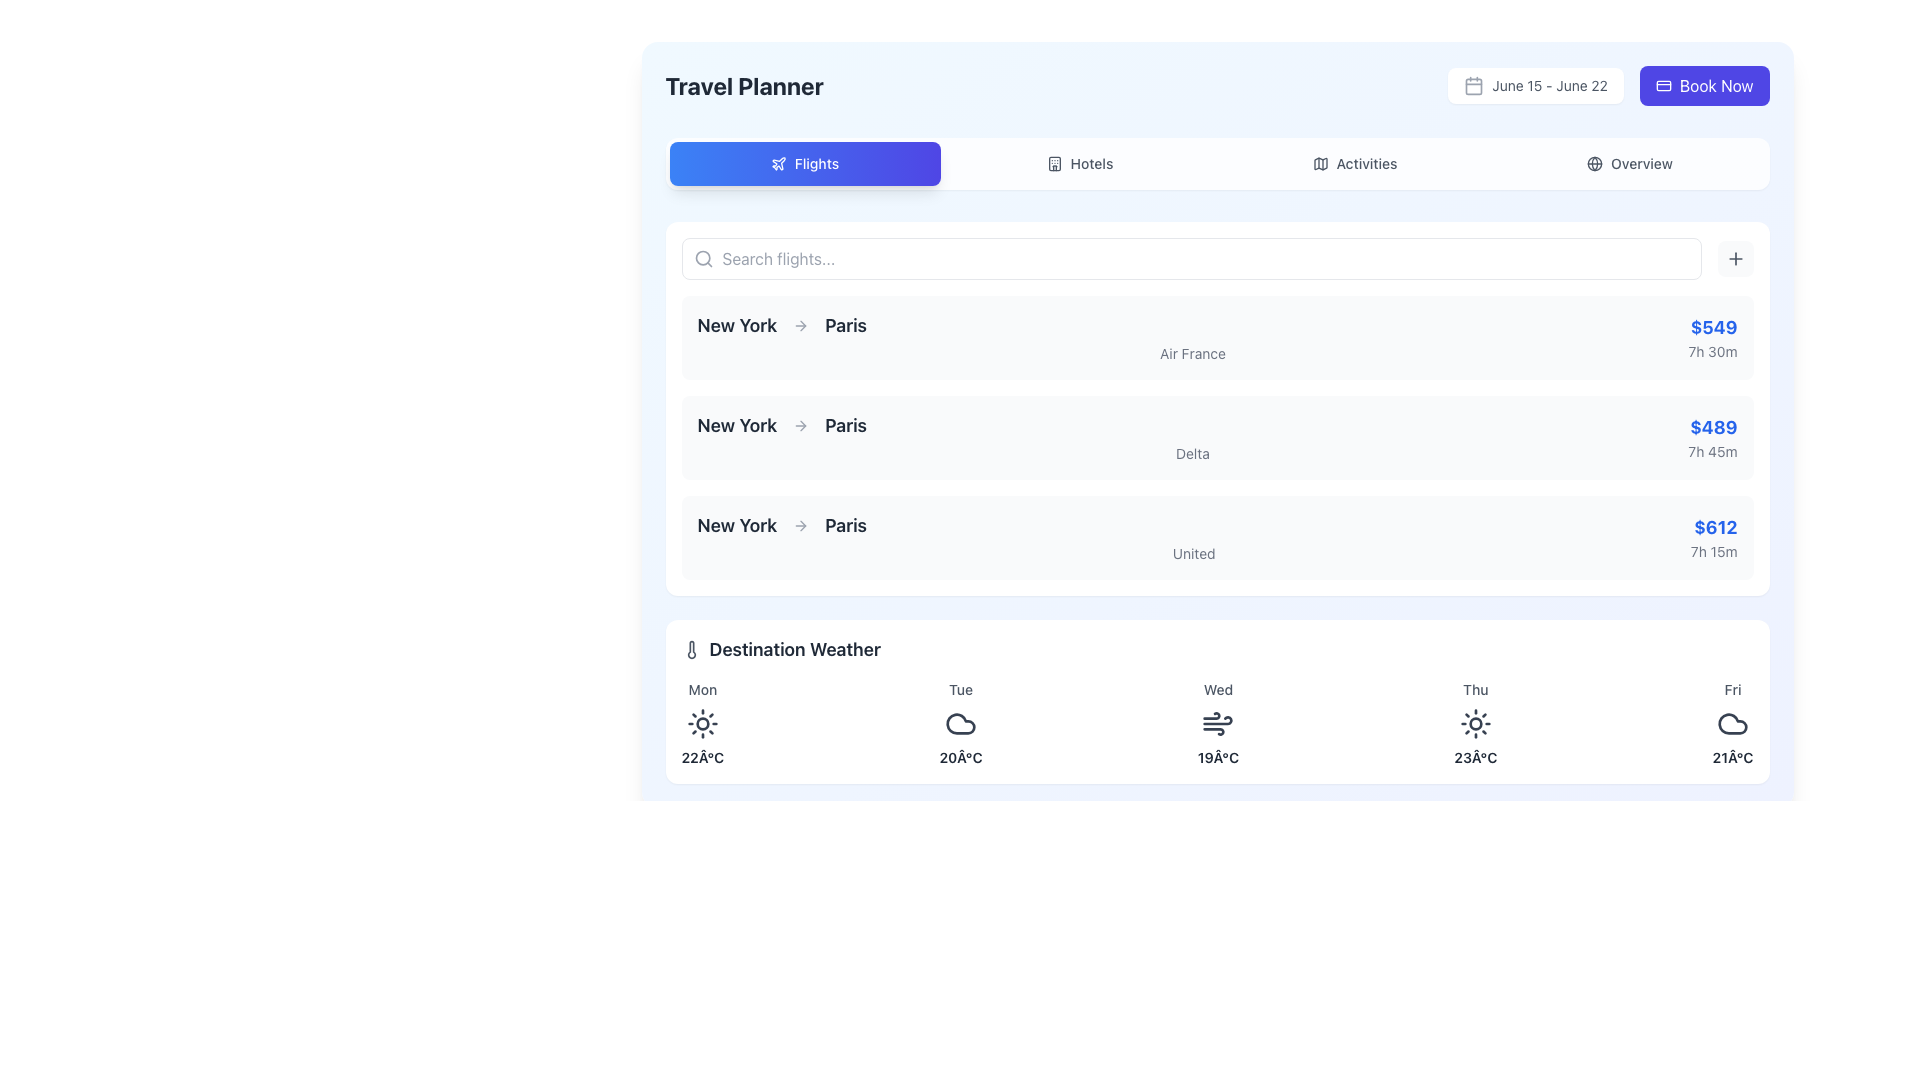 This screenshot has height=1080, width=1920. What do you see at coordinates (1731, 724) in the screenshot?
I see `the cloud icon representing cloudy weather for Friday, located under the weather section adjacent to the temperature information of 21°C` at bounding box center [1731, 724].